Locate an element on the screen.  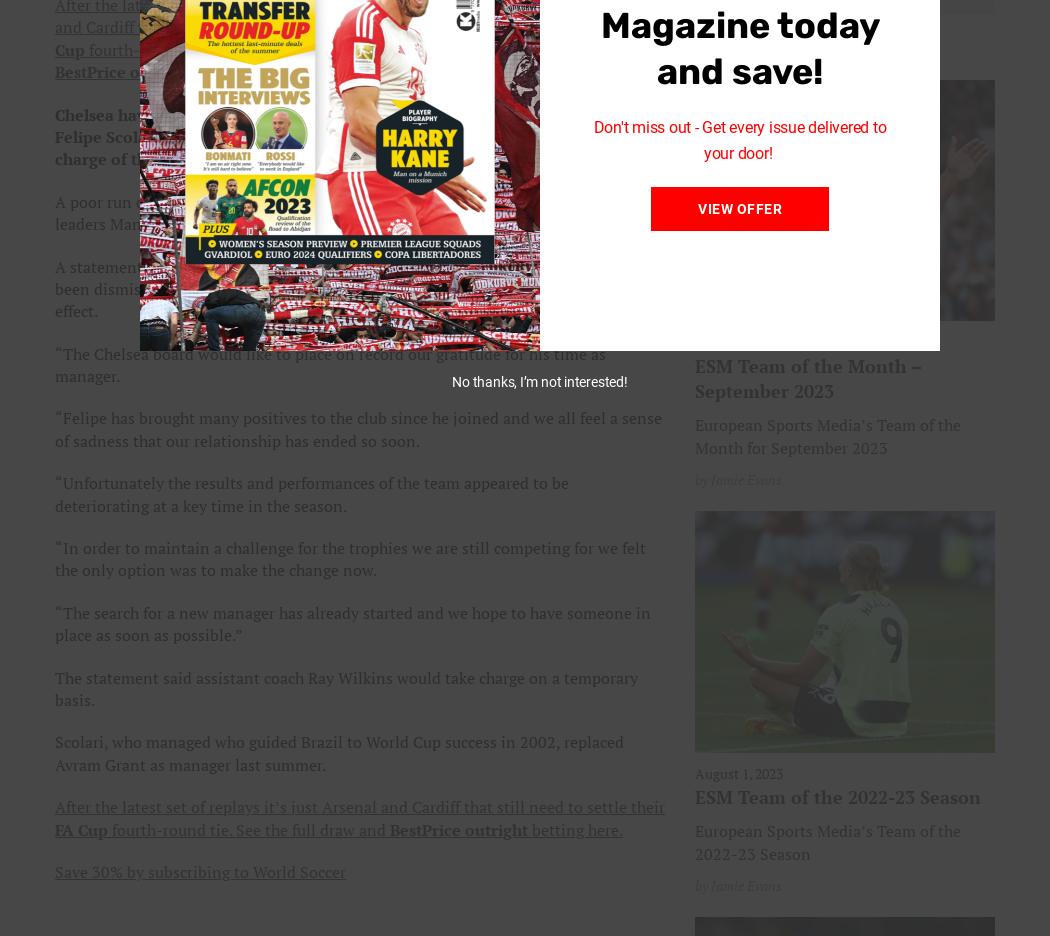
'European Sports Media’s Team of the Month for September 2023' is located at coordinates (828, 435).